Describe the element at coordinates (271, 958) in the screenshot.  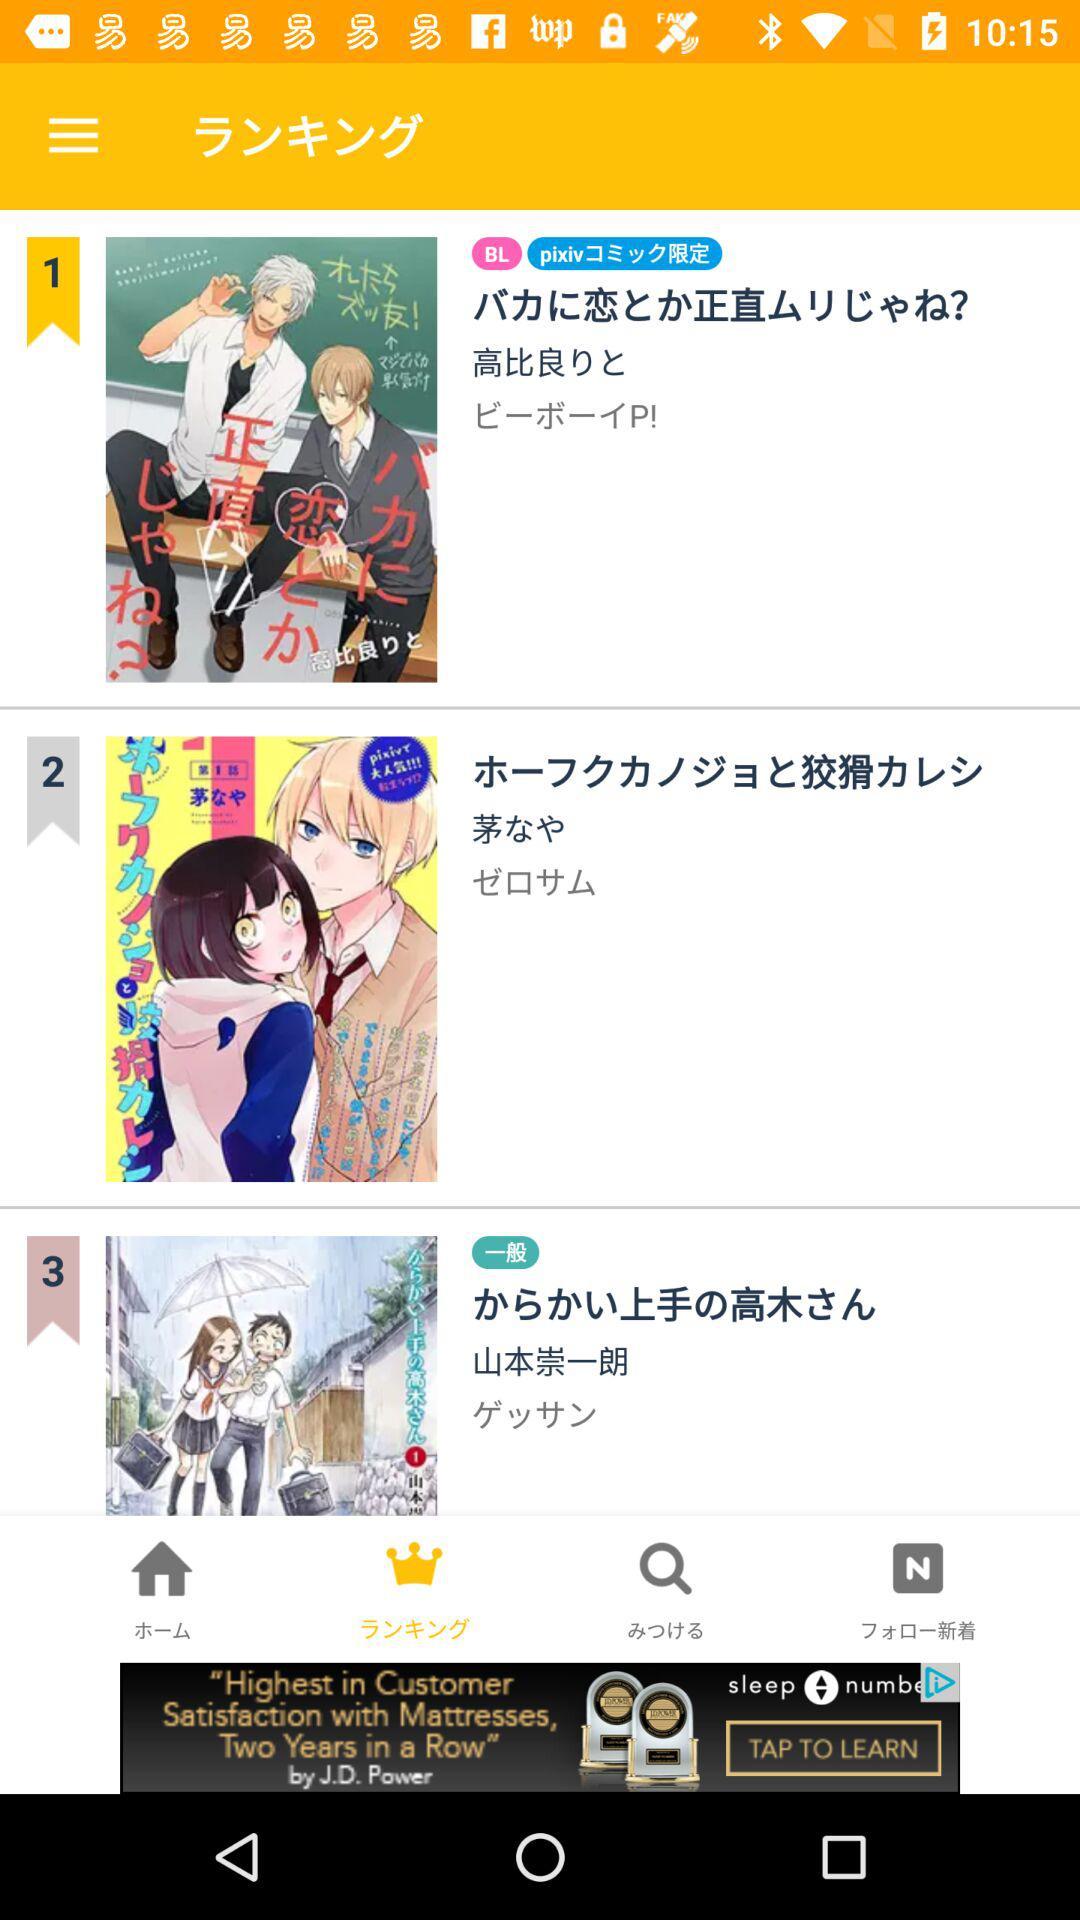
I see `the second image in second row` at that location.